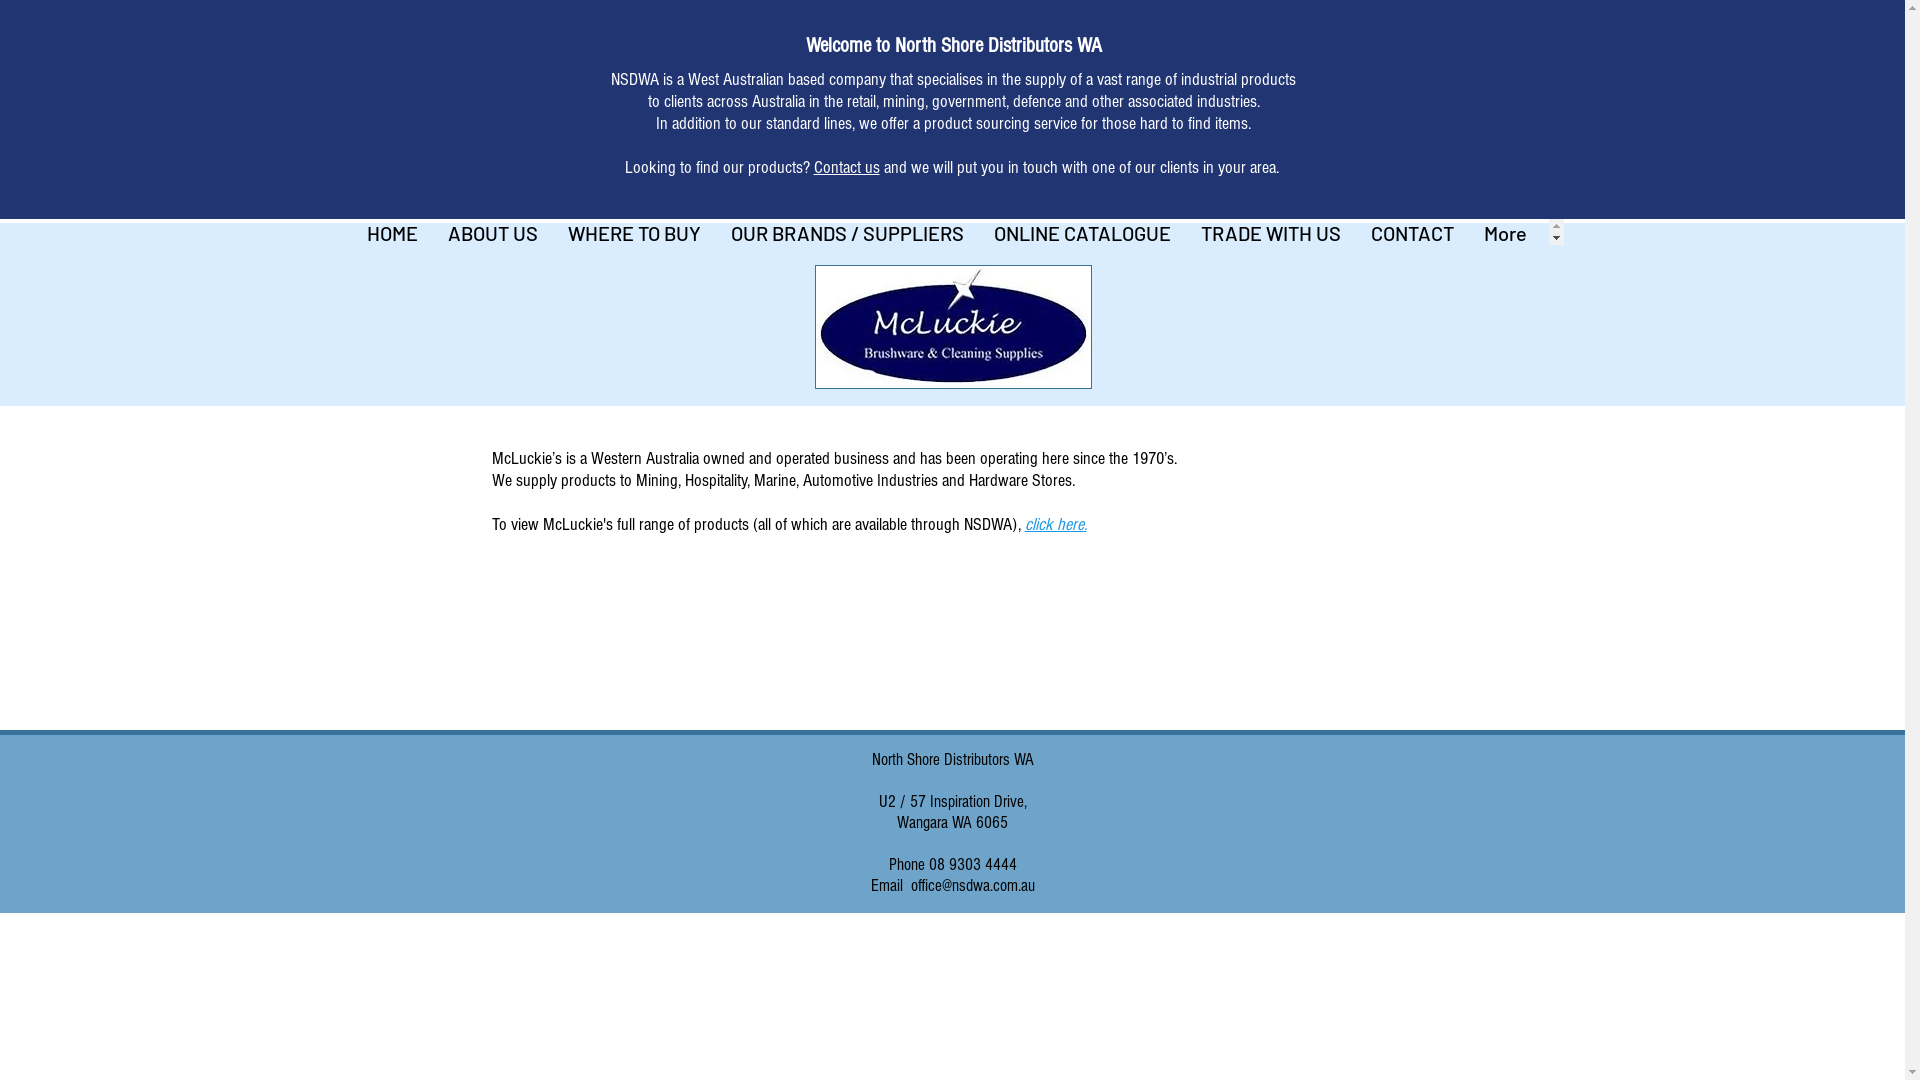  What do you see at coordinates (392, 230) in the screenshot?
I see `'HOME'` at bounding box center [392, 230].